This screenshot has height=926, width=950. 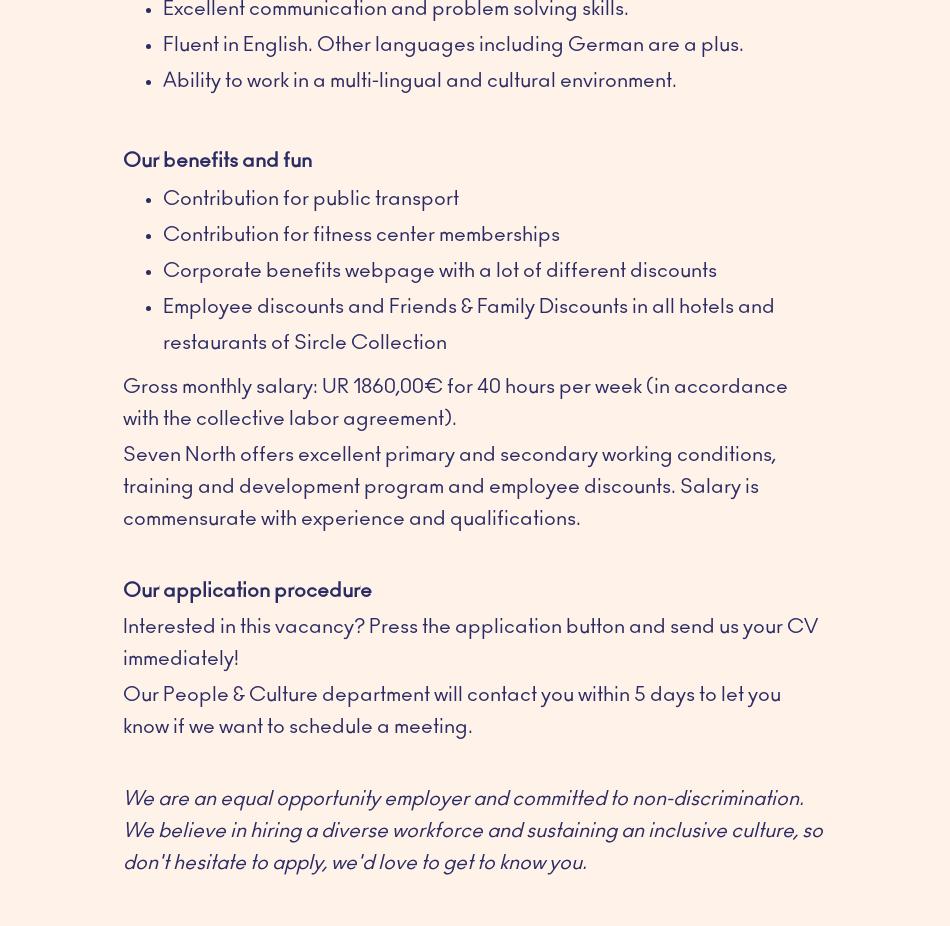 What do you see at coordinates (451, 709) in the screenshot?
I see `'Our People & Culture department will contact you within 5 days to let you know if we want to schedule a meeting.'` at bounding box center [451, 709].